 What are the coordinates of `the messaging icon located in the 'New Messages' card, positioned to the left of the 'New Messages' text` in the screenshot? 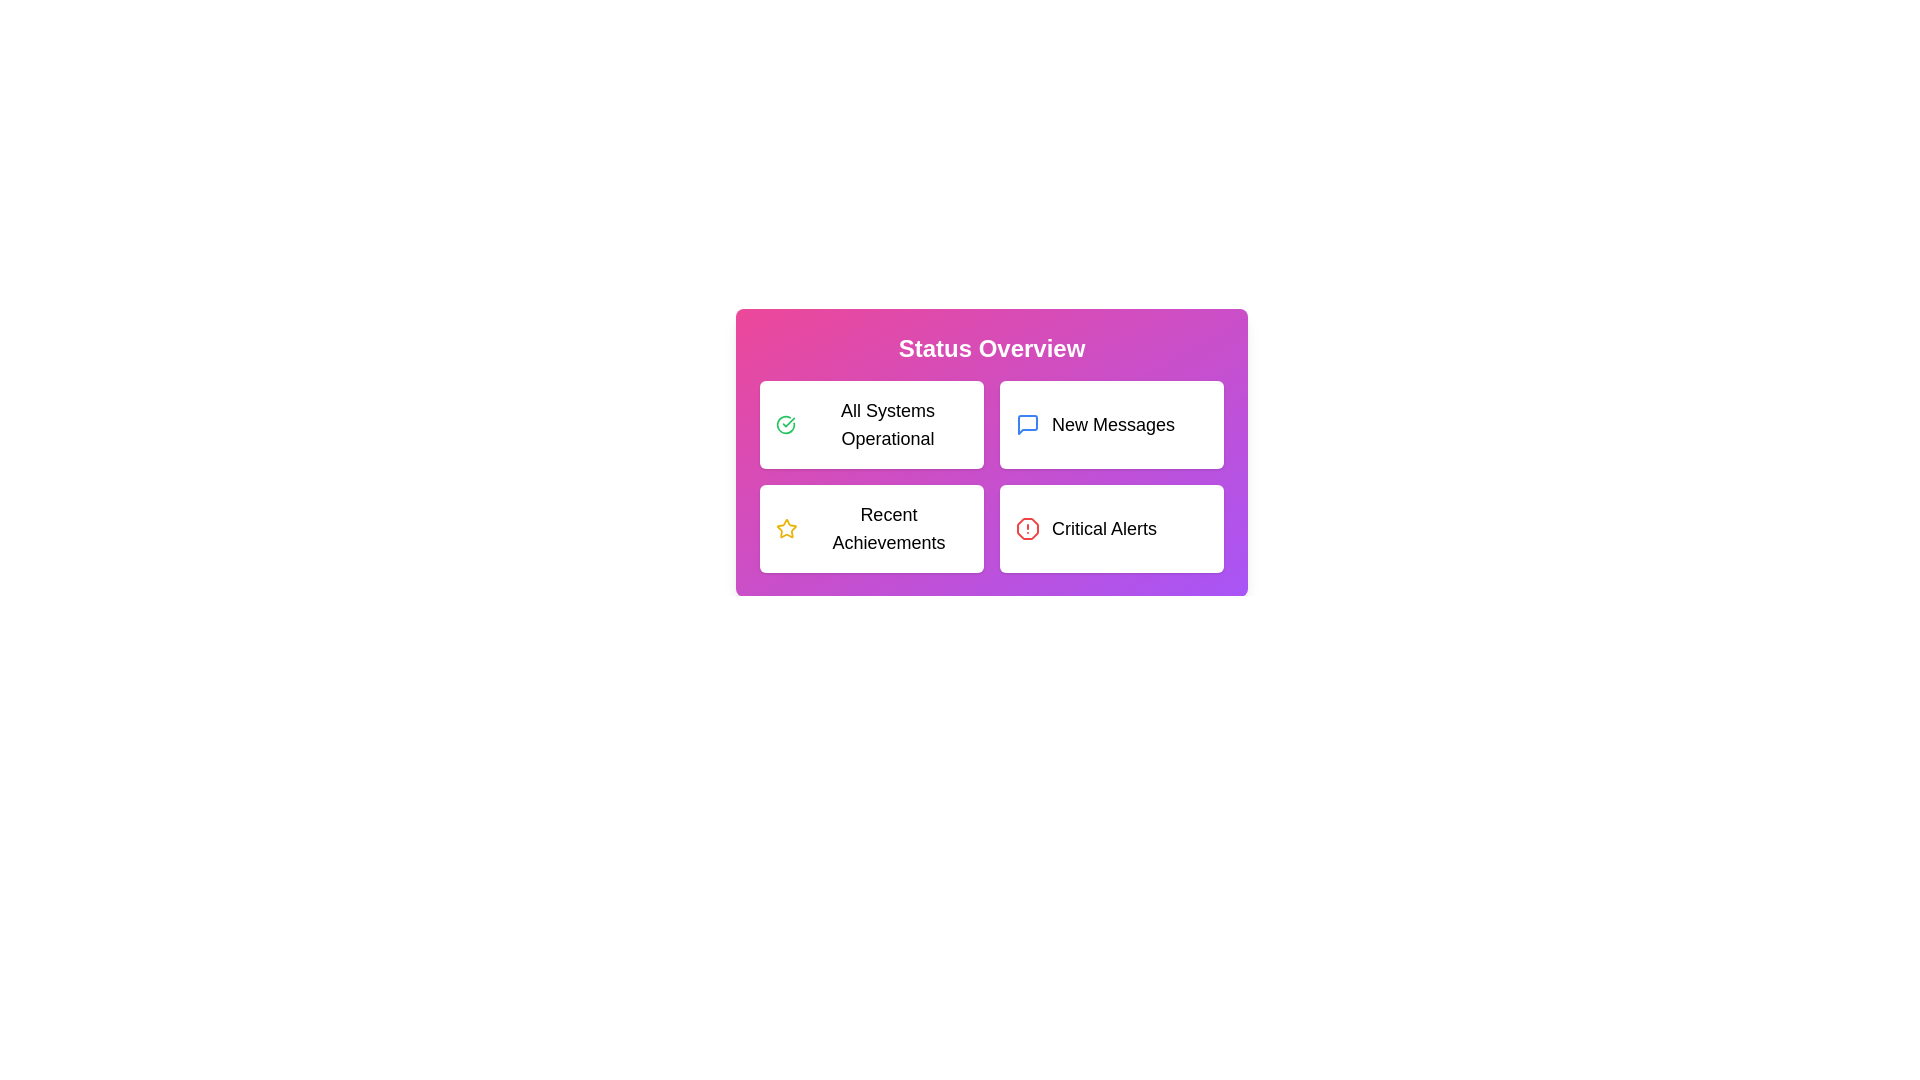 It's located at (1027, 423).